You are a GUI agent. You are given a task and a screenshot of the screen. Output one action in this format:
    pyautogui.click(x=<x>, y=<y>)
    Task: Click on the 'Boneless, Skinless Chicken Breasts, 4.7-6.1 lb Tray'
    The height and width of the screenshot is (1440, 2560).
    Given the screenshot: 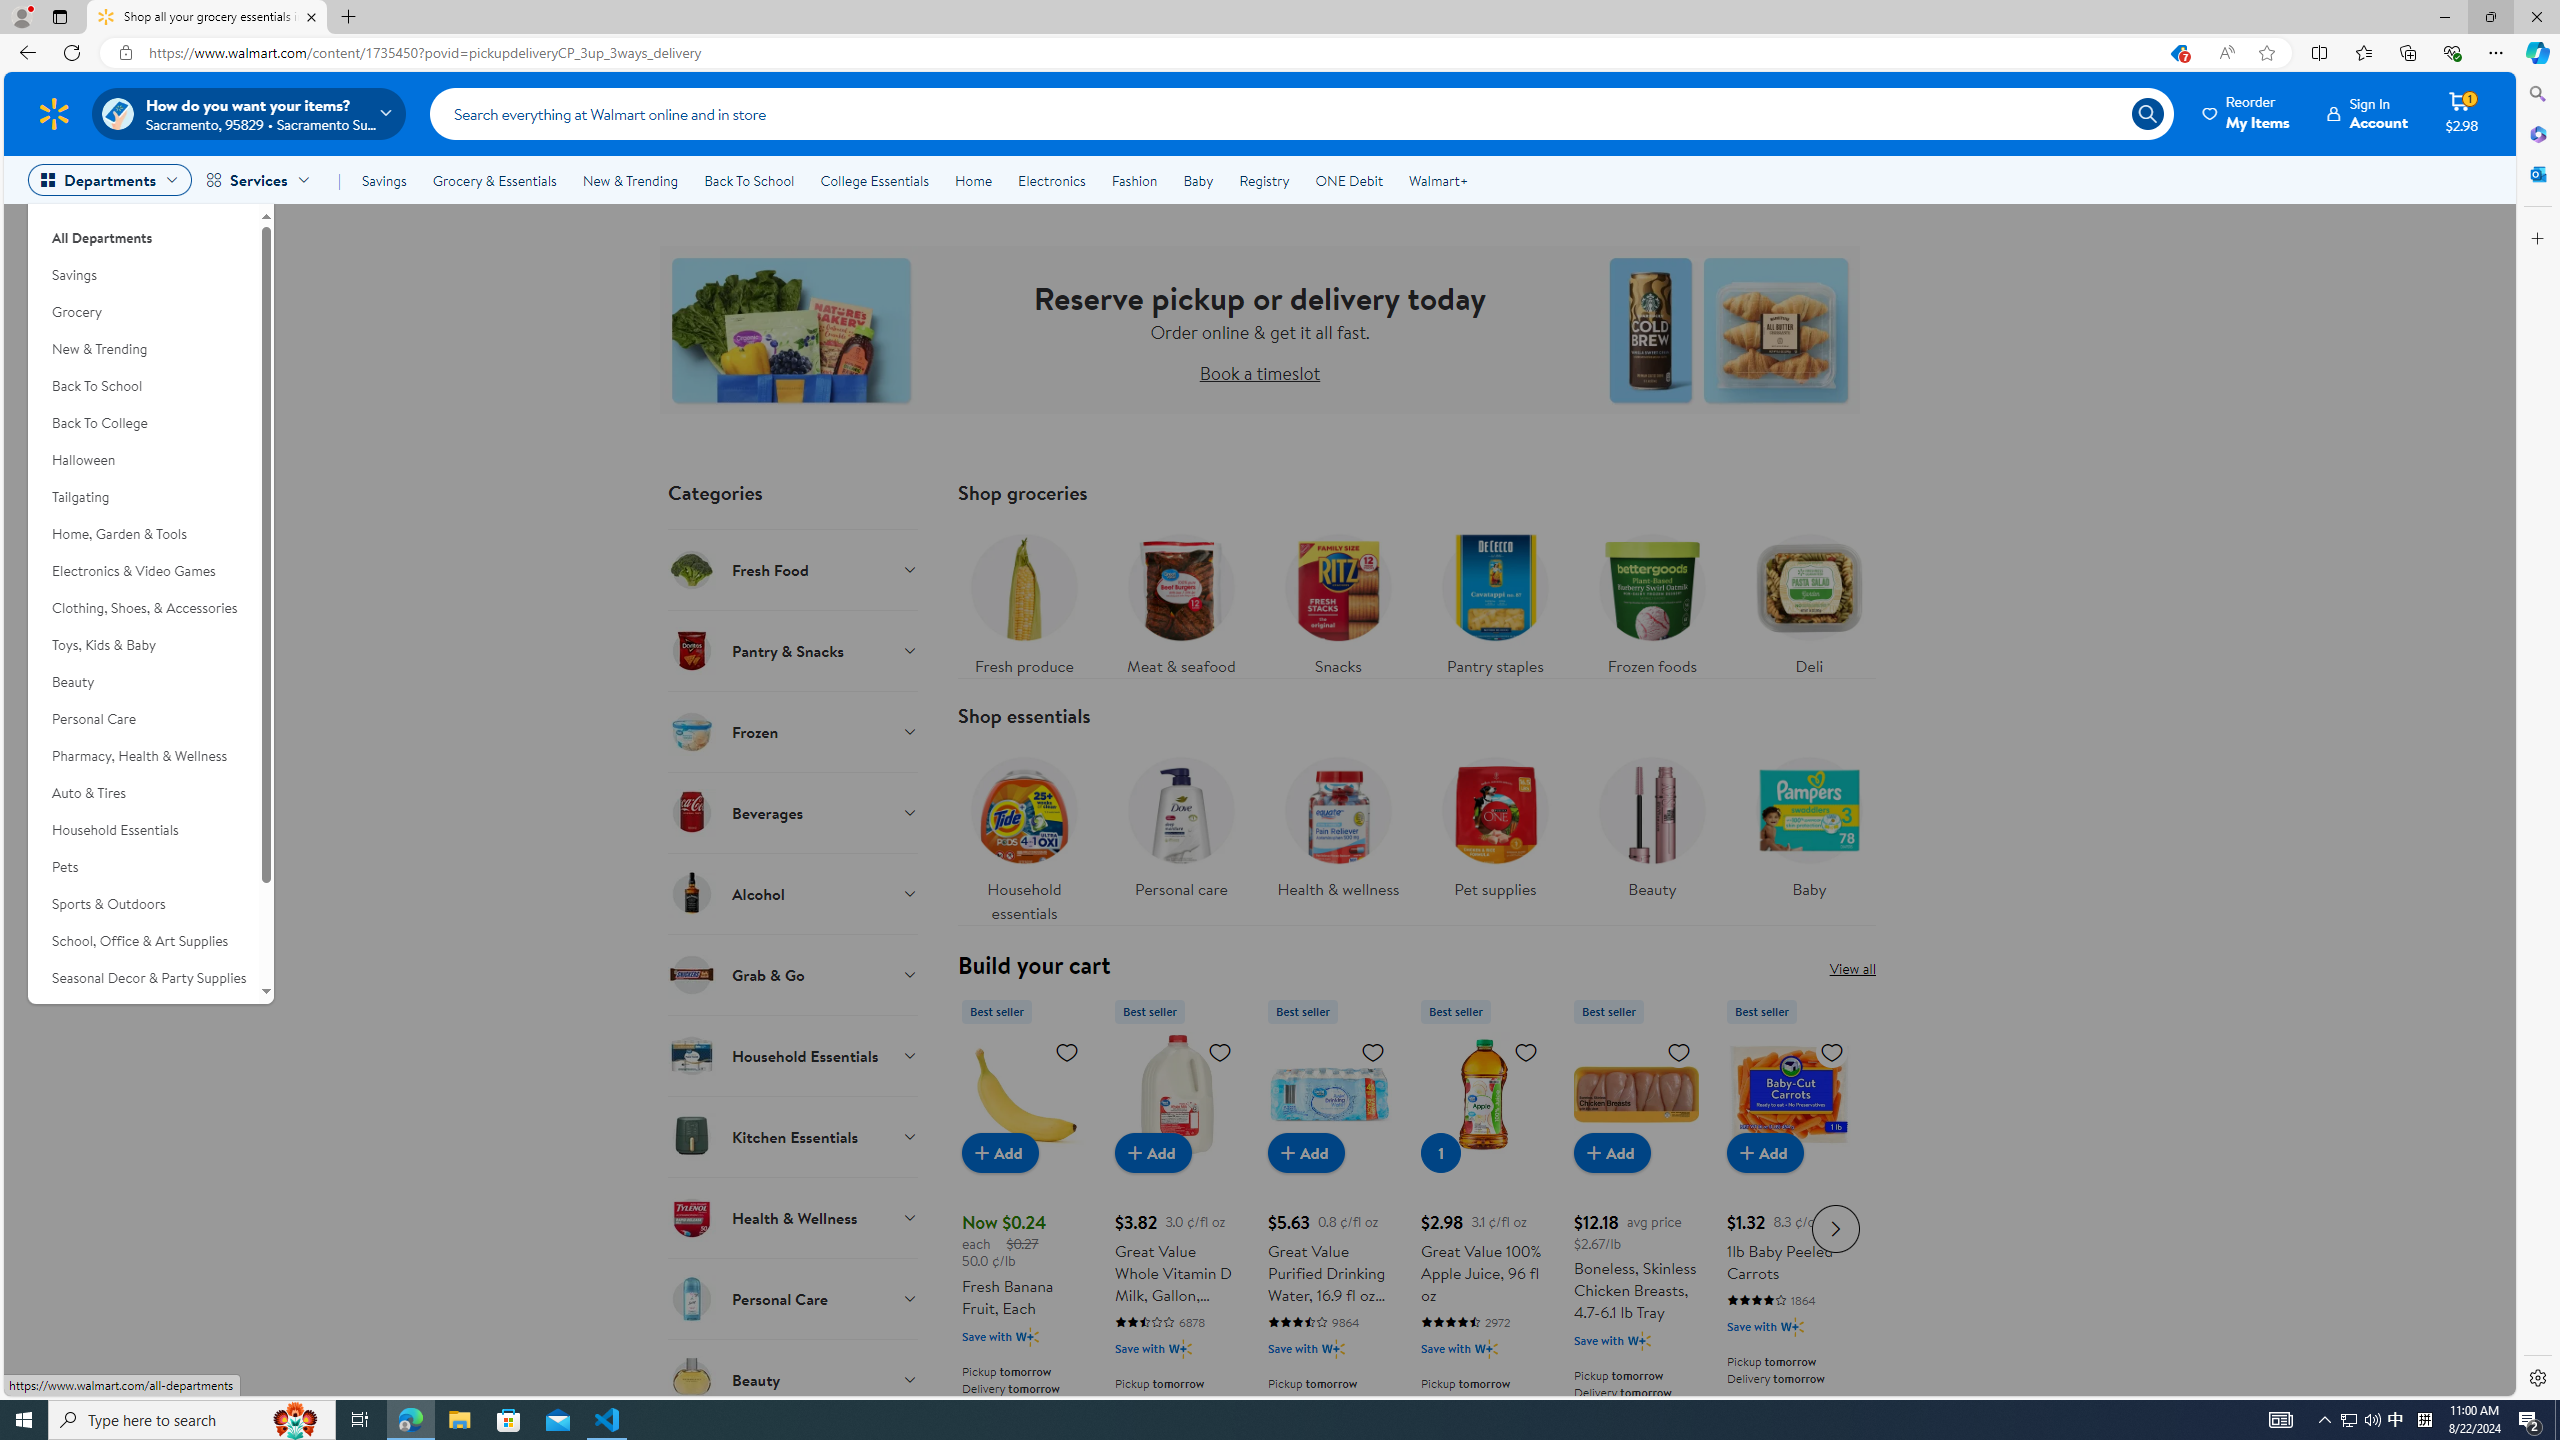 What is the action you would take?
    pyautogui.click(x=1636, y=1225)
    